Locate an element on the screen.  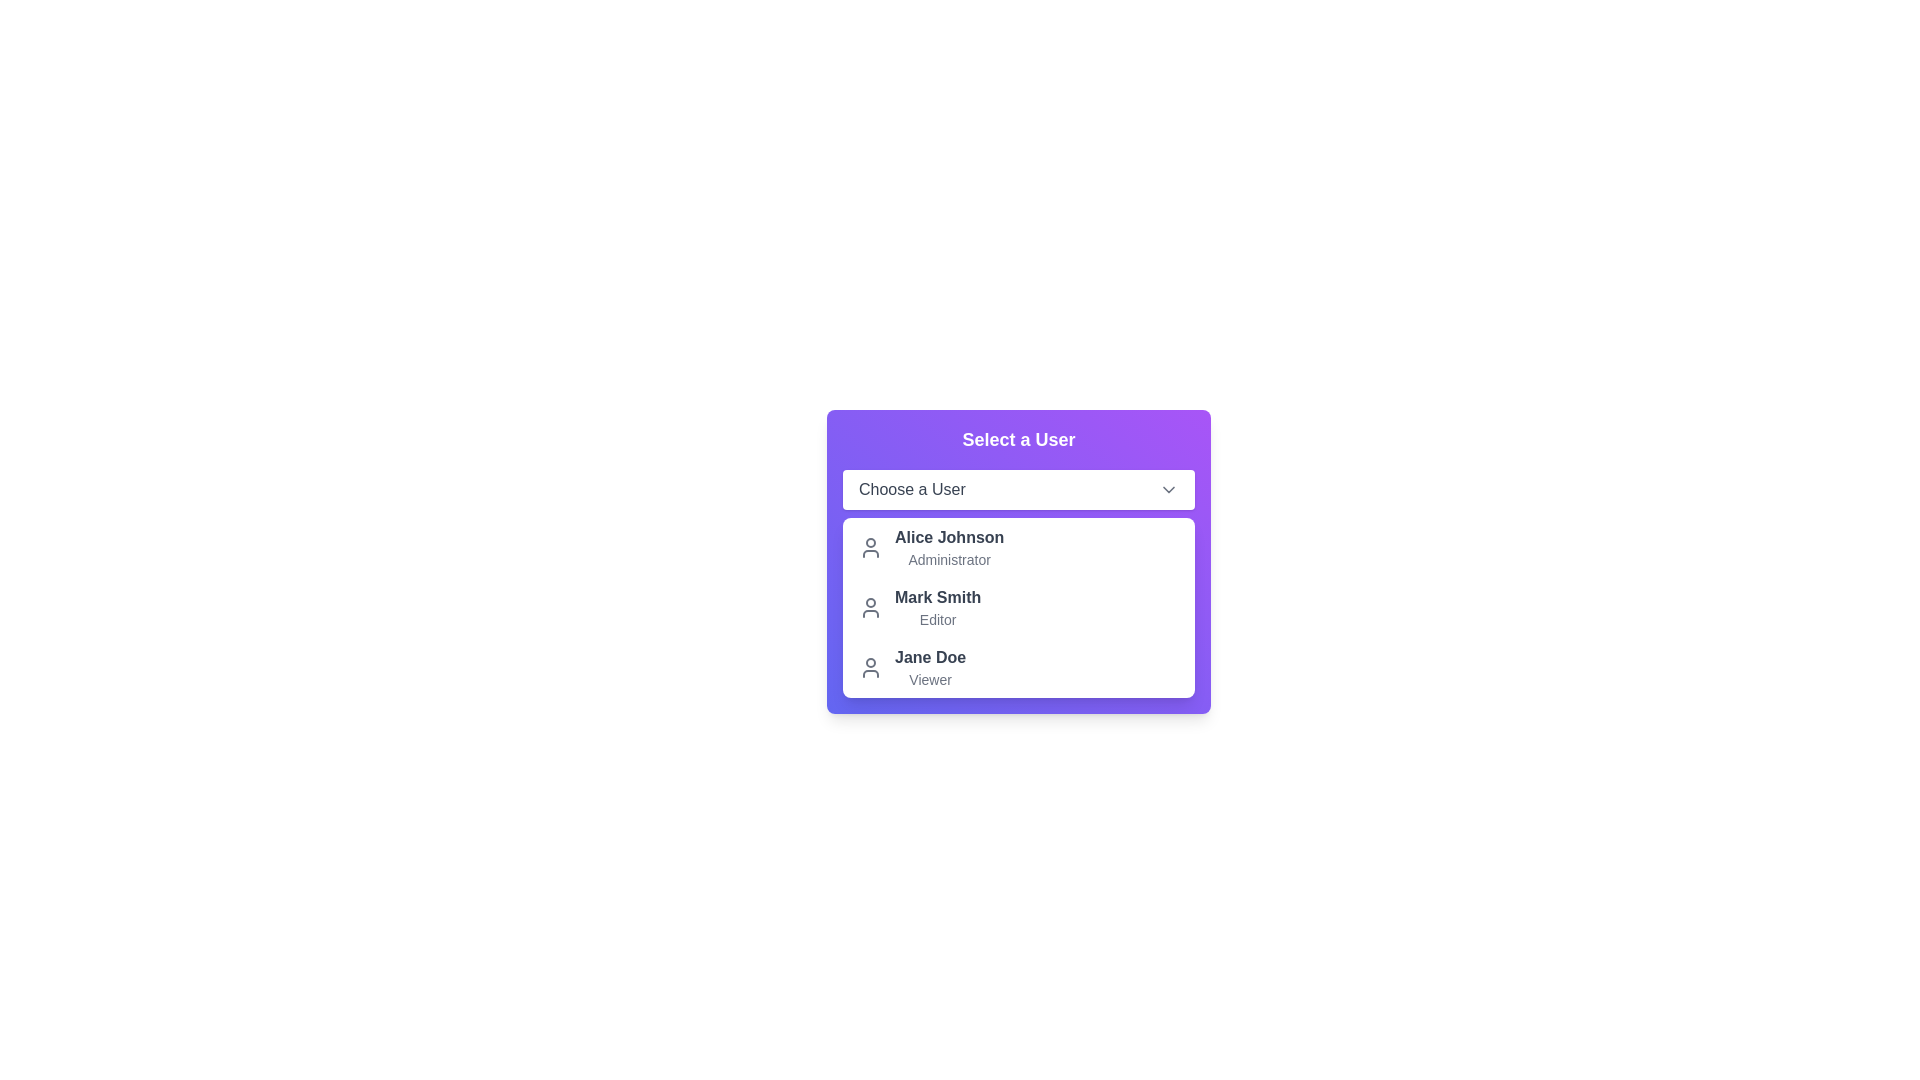
the list item labeled 'Jane Doe' within the drop-down menu is located at coordinates (1018, 667).